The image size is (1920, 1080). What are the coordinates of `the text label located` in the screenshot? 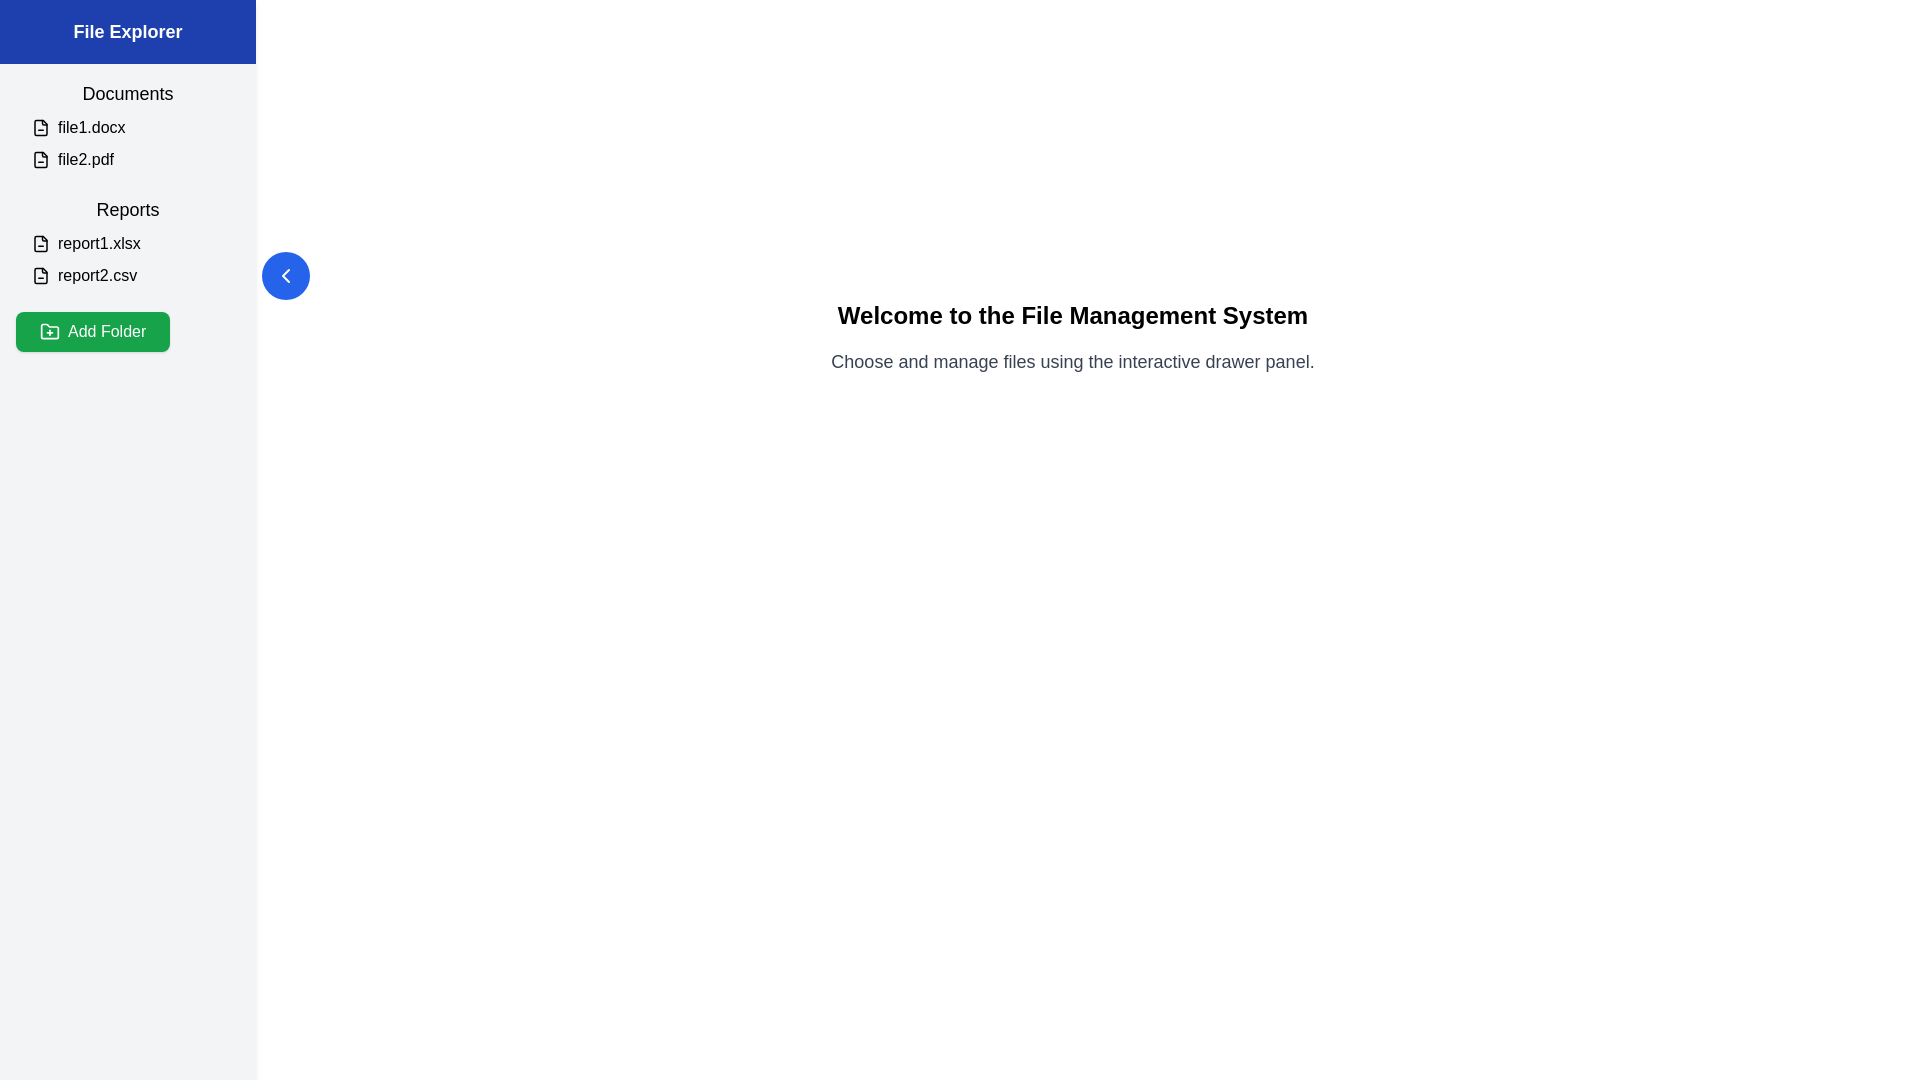 It's located at (127, 93).